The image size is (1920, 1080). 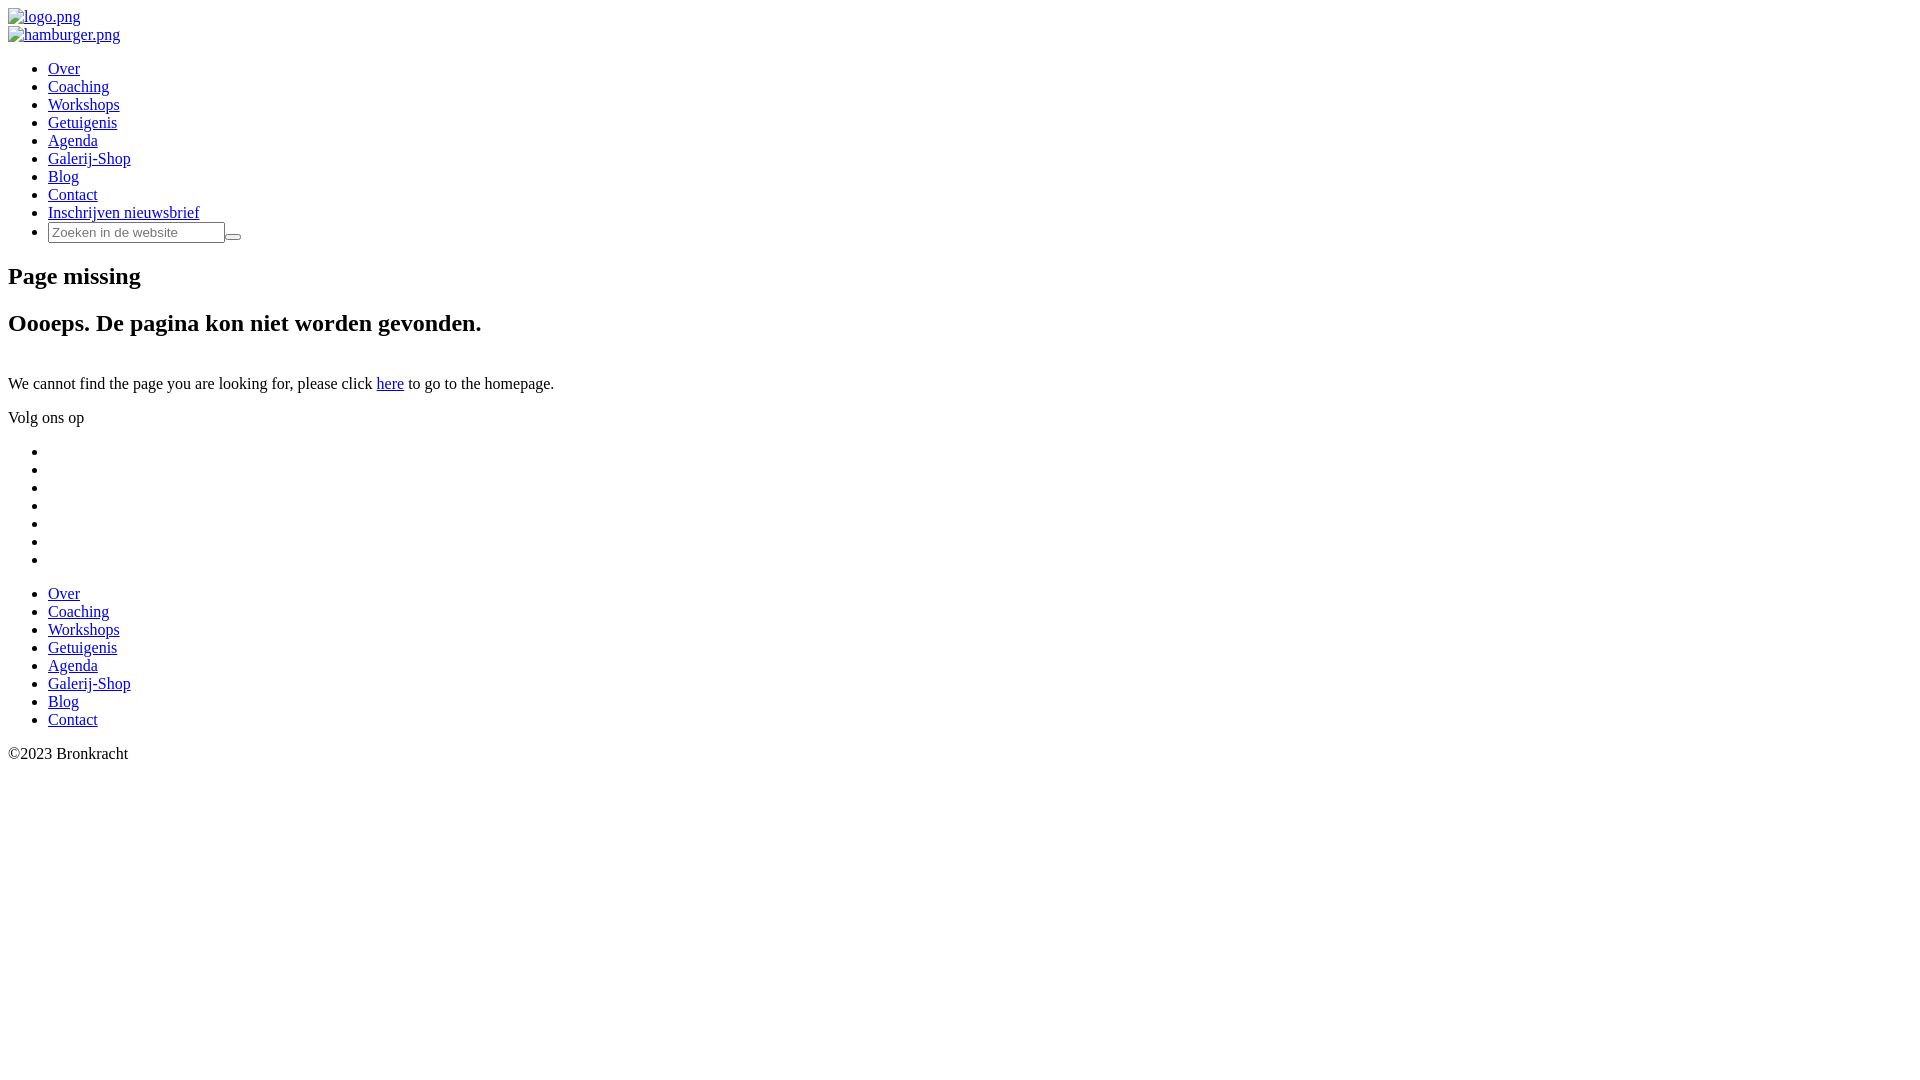 What do you see at coordinates (72, 718) in the screenshot?
I see `'Contact'` at bounding box center [72, 718].